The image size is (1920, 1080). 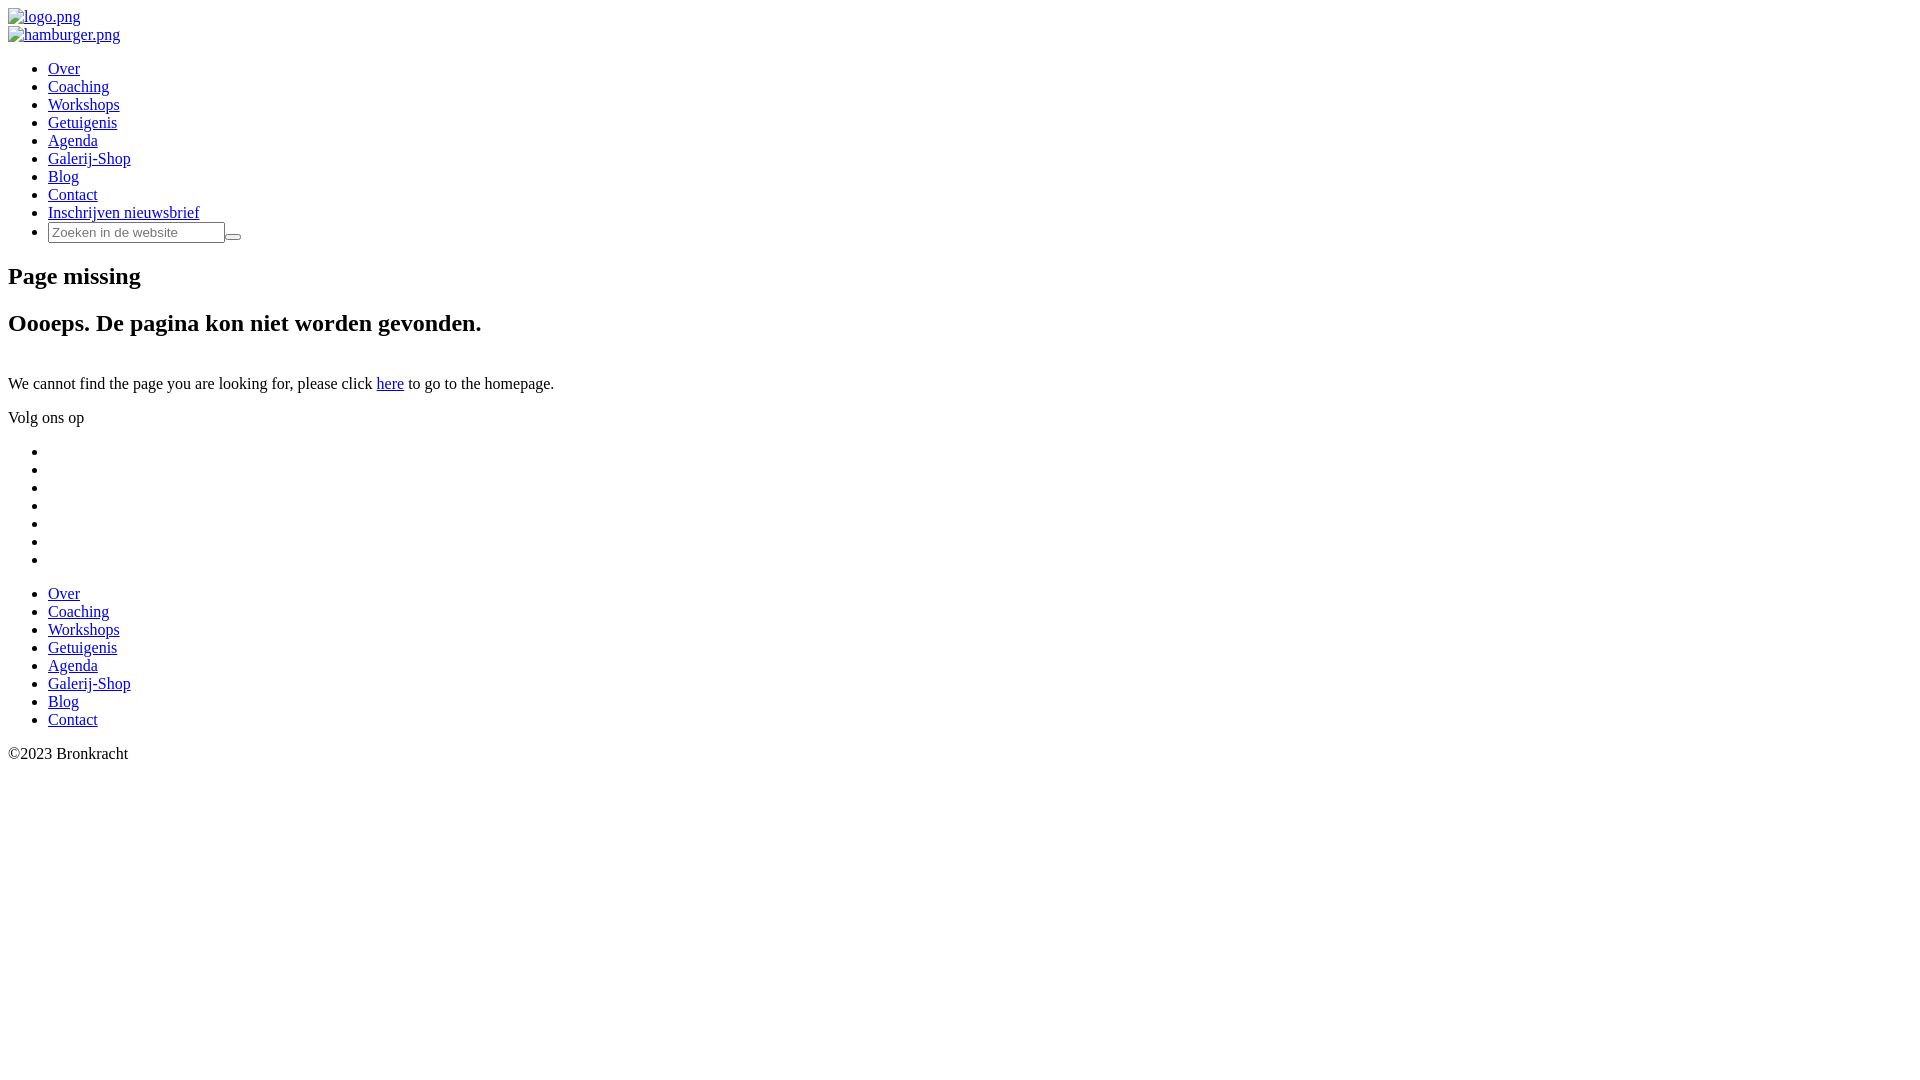 What do you see at coordinates (72, 718) in the screenshot?
I see `'Contact'` at bounding box center [72, 718].